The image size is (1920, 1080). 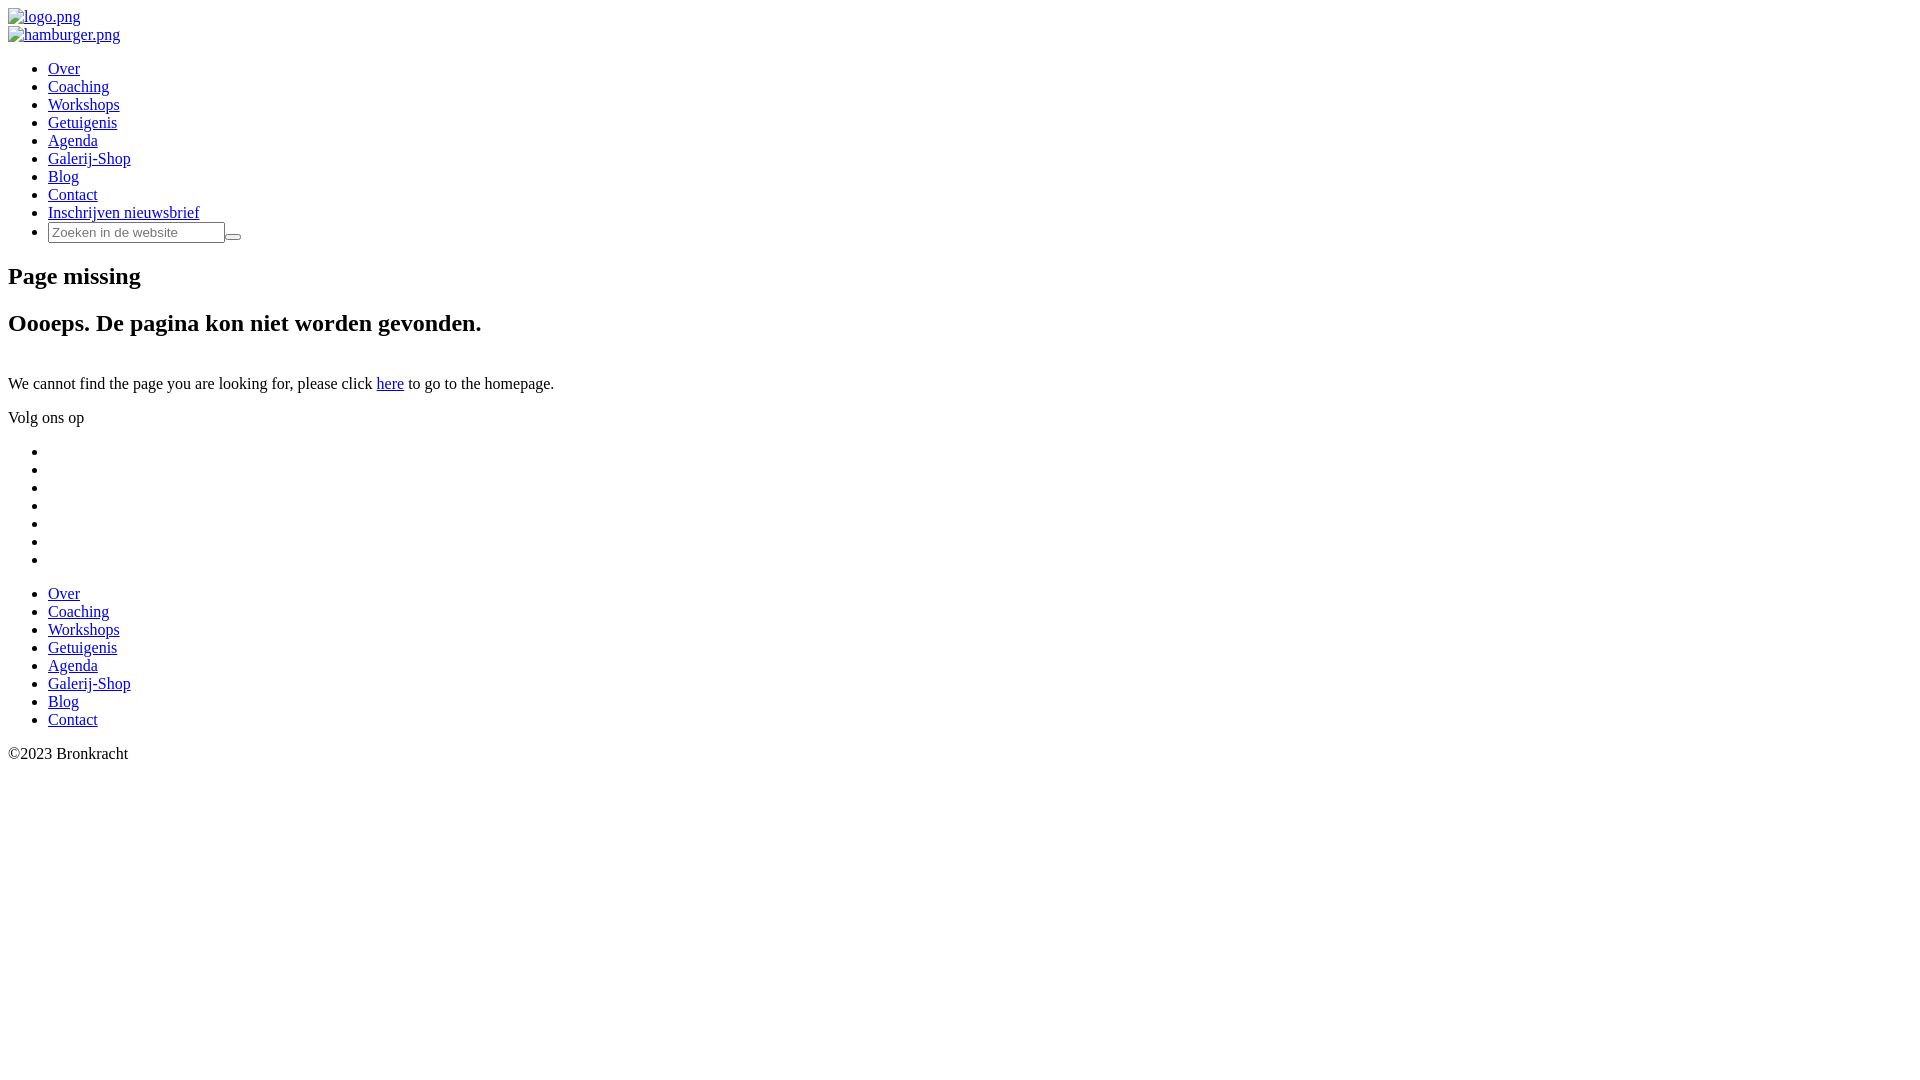 What do you see at coordinates (72, 718) in the screenshot?
I see `'Contact'` at bounding box center [72, 718].